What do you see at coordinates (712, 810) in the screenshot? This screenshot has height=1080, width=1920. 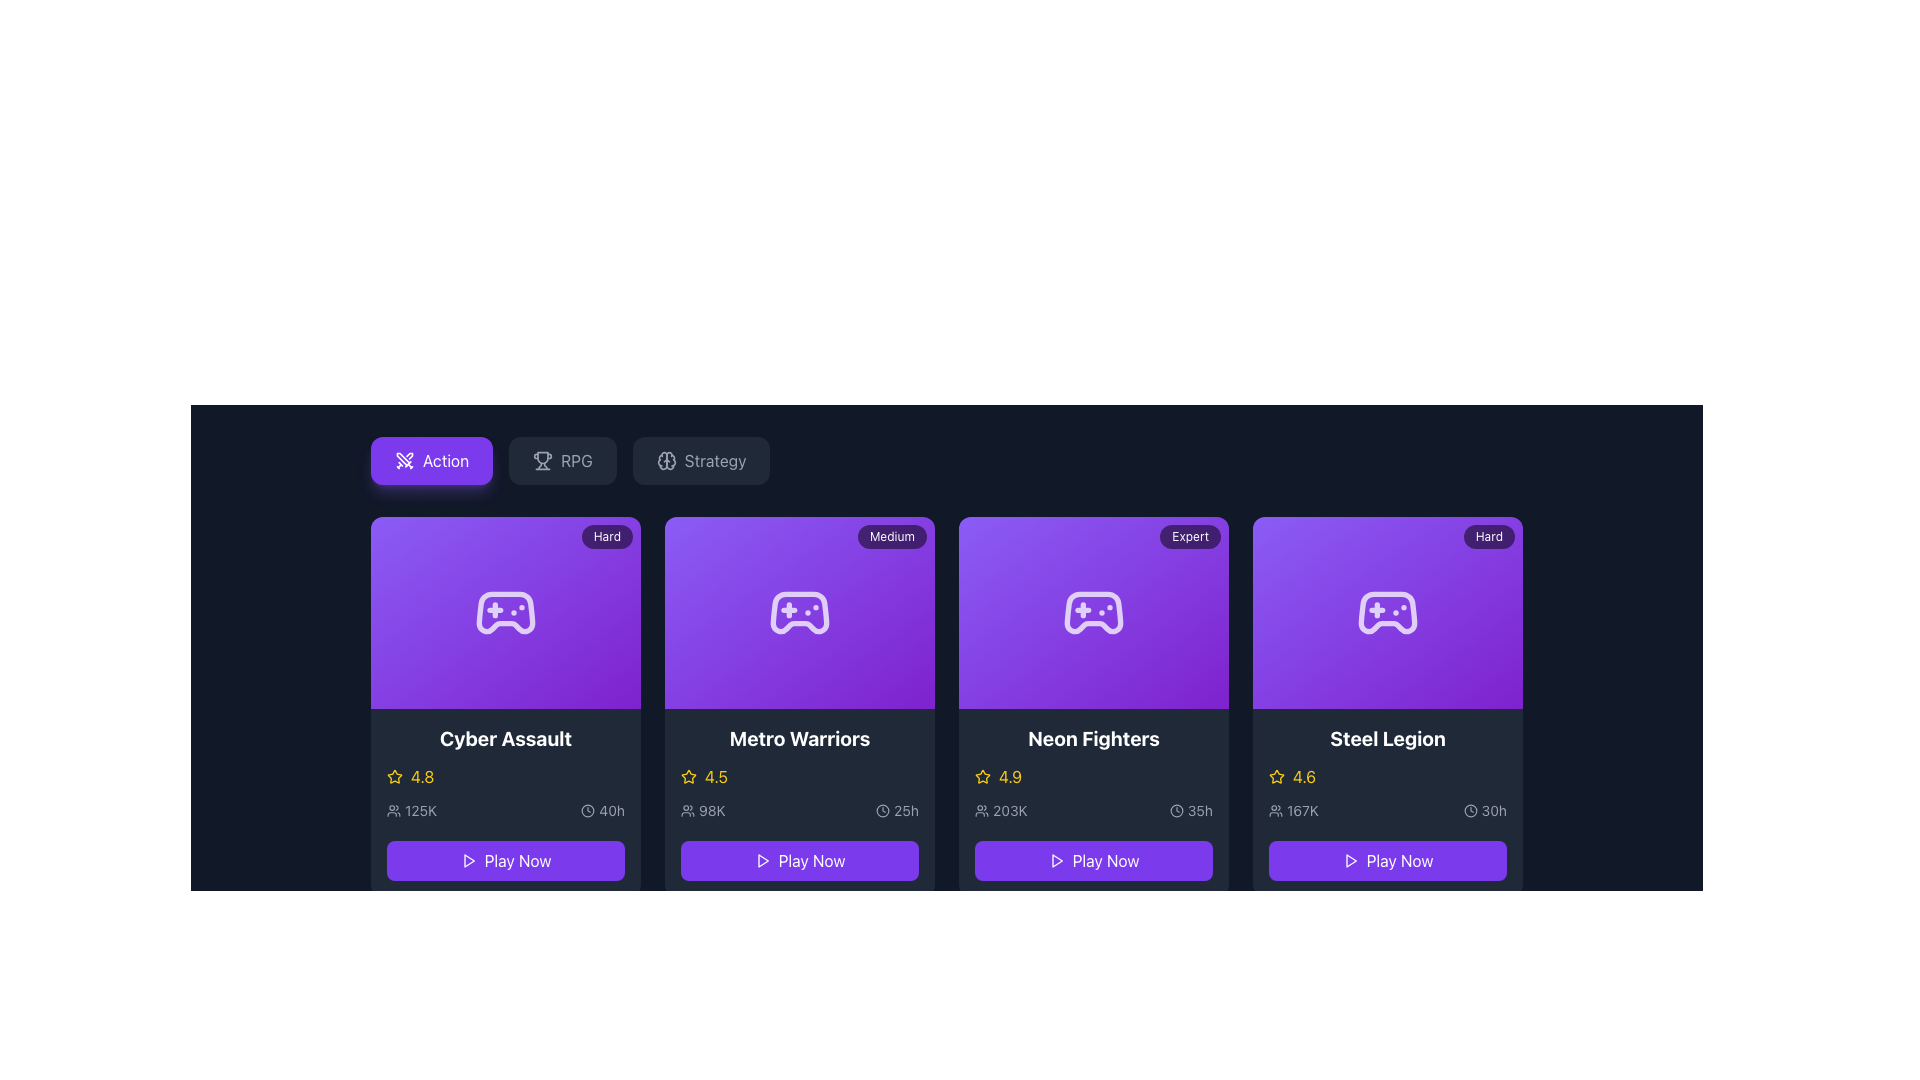 I see `the static text displaying '98K' users associated with the 'Metro Warriors' game` at bounding box center [712, 810].